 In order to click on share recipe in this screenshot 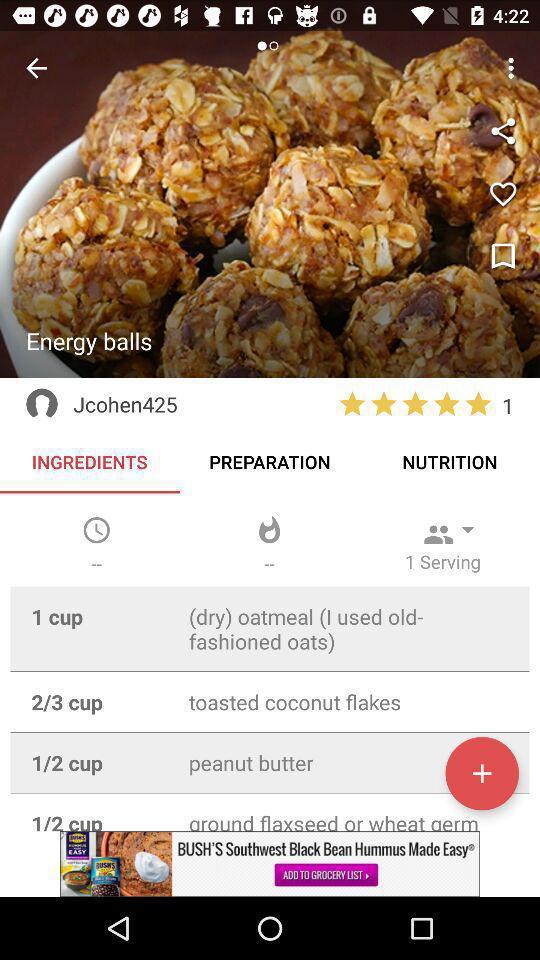, I will do `click(502, 130)`.